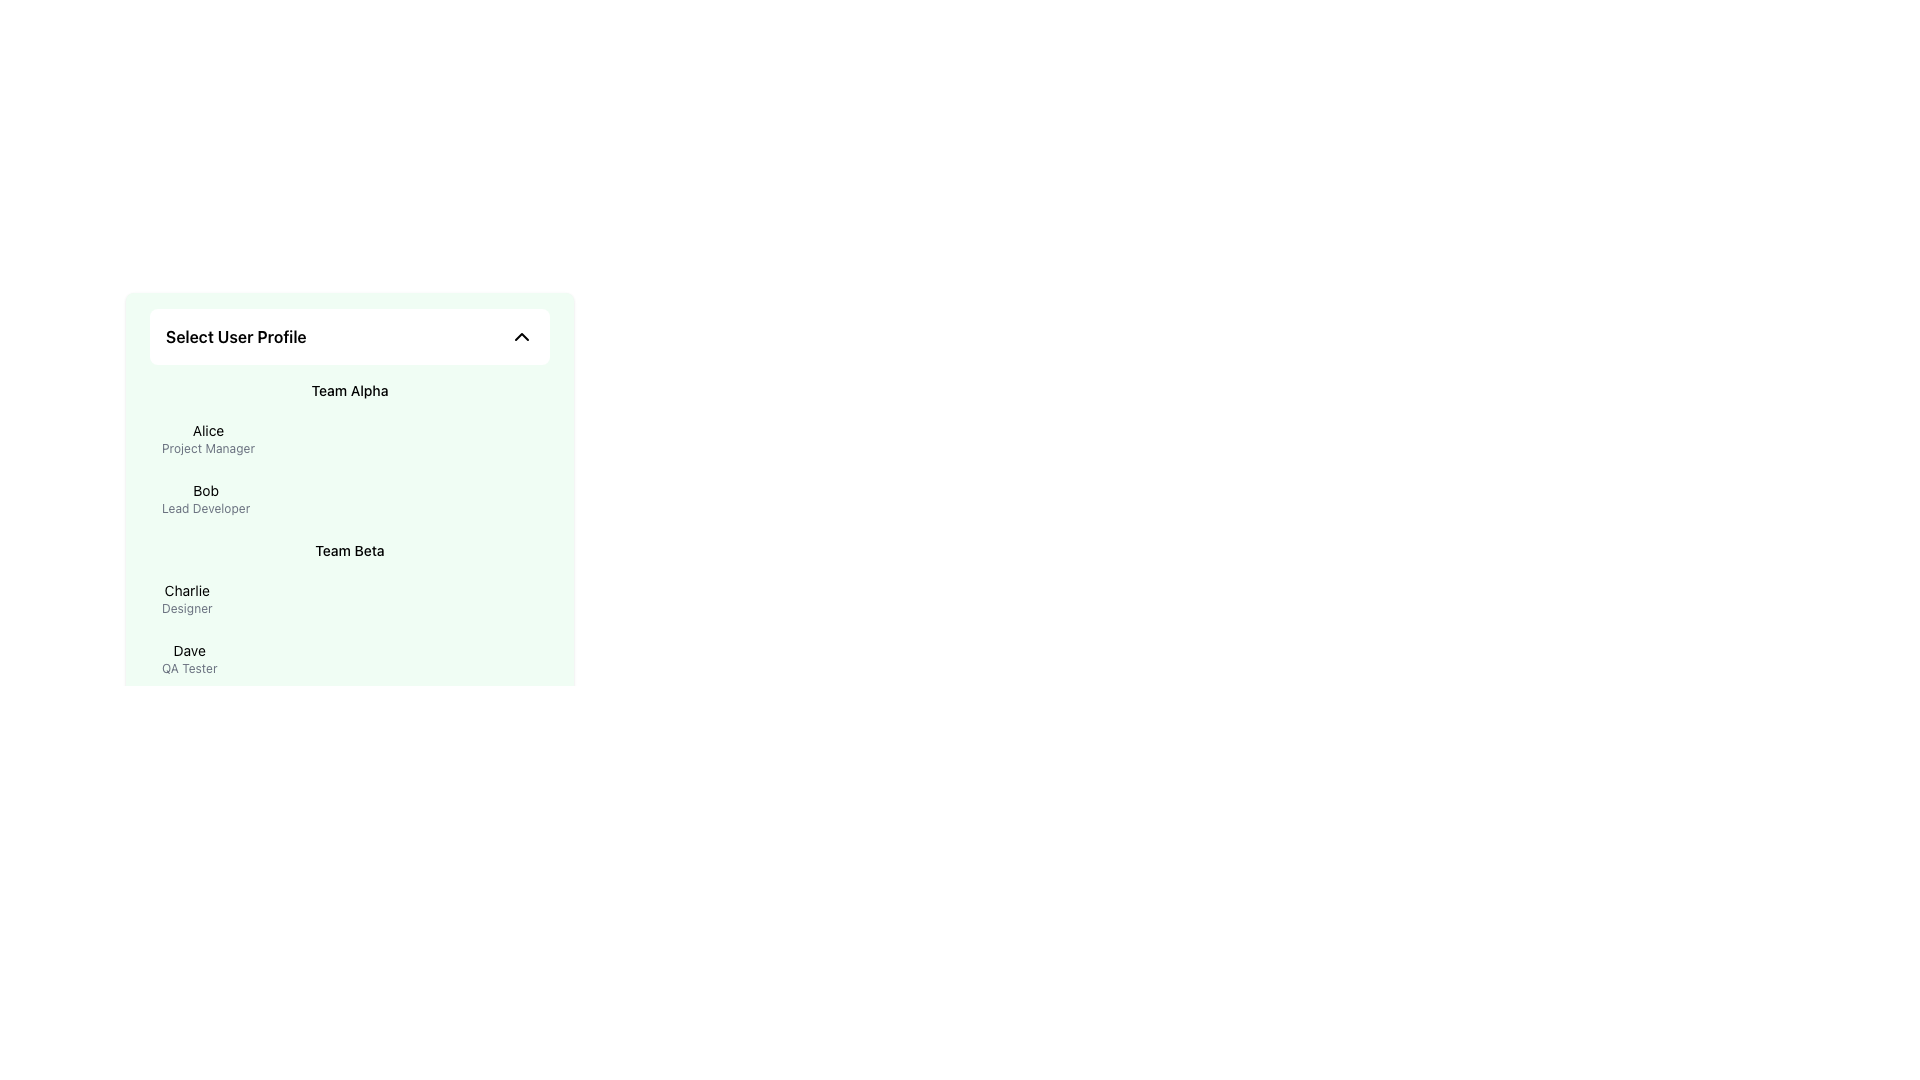  What do you see at coordinates (189, 651) in the screenshot?
I see `the text label displaying the name 'Dave', which is part of the user profile in the 'Team Beta' section` at bounding box center [189, 651].